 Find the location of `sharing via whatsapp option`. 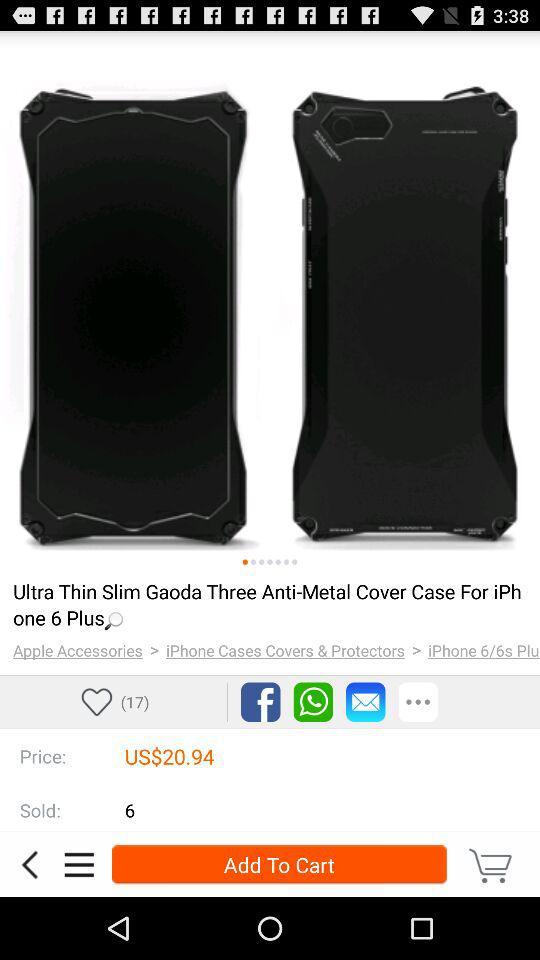

sharing via whatsapp option is located at coordinates (313, 702).